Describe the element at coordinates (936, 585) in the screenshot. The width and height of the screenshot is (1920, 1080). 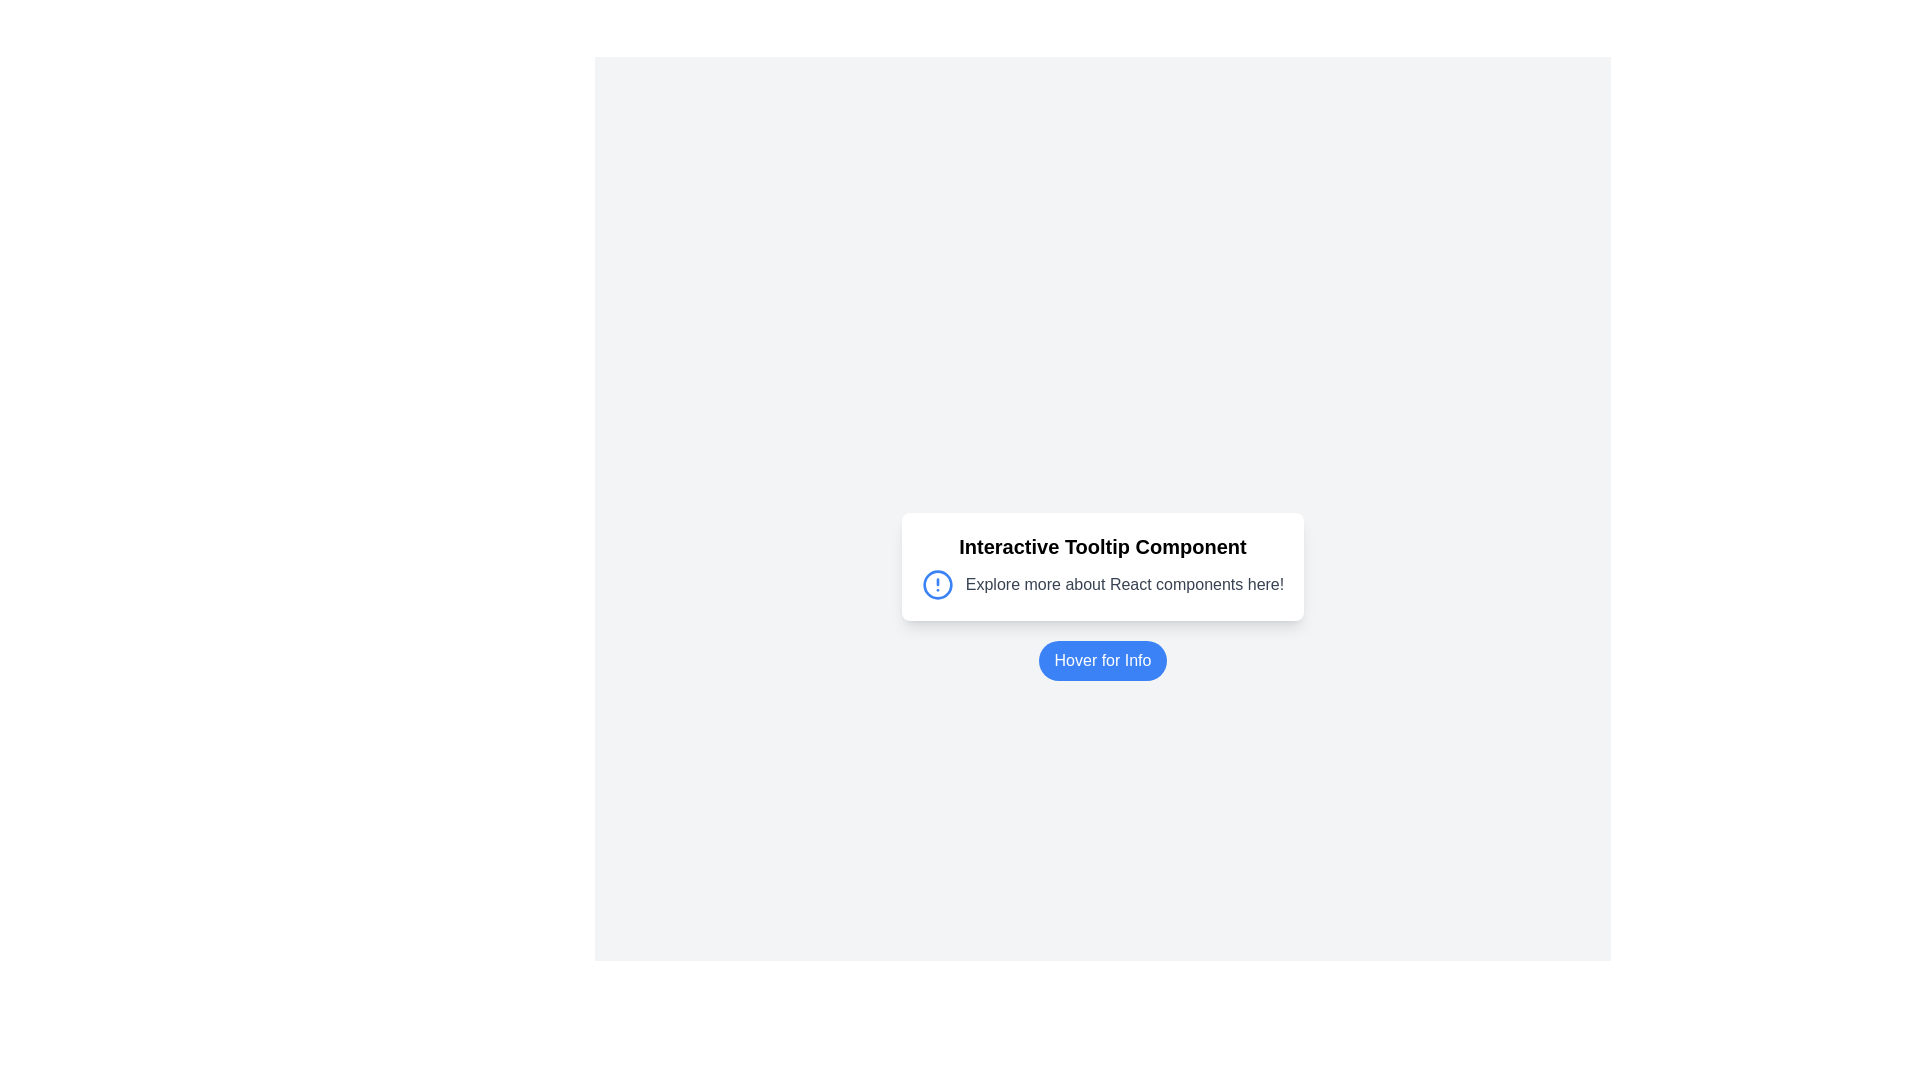
I see `the SVG Circle element that serves as a visual indicator for alert or attention, located to the left of the 'Interactive Tooltip Component' text in the card-like component` at that location.